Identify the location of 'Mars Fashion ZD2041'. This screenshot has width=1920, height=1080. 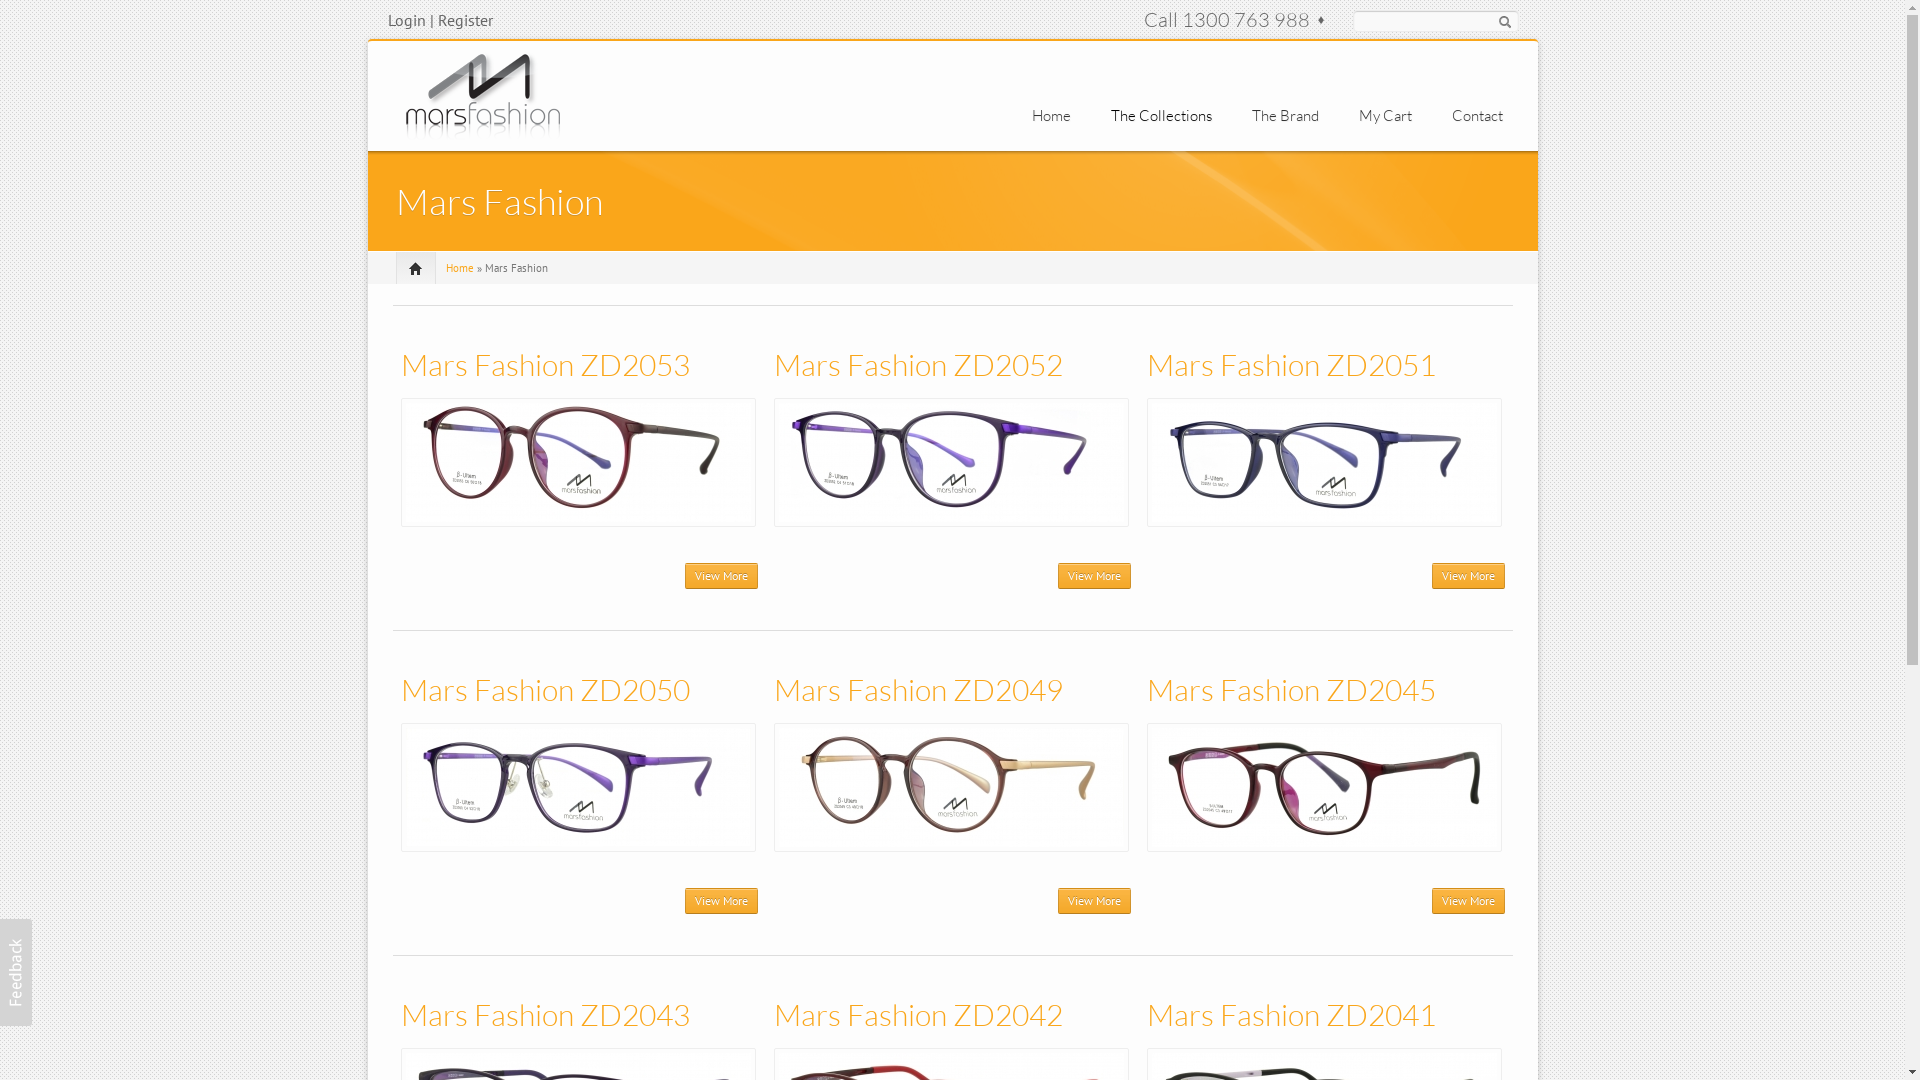
(1291, 1014).